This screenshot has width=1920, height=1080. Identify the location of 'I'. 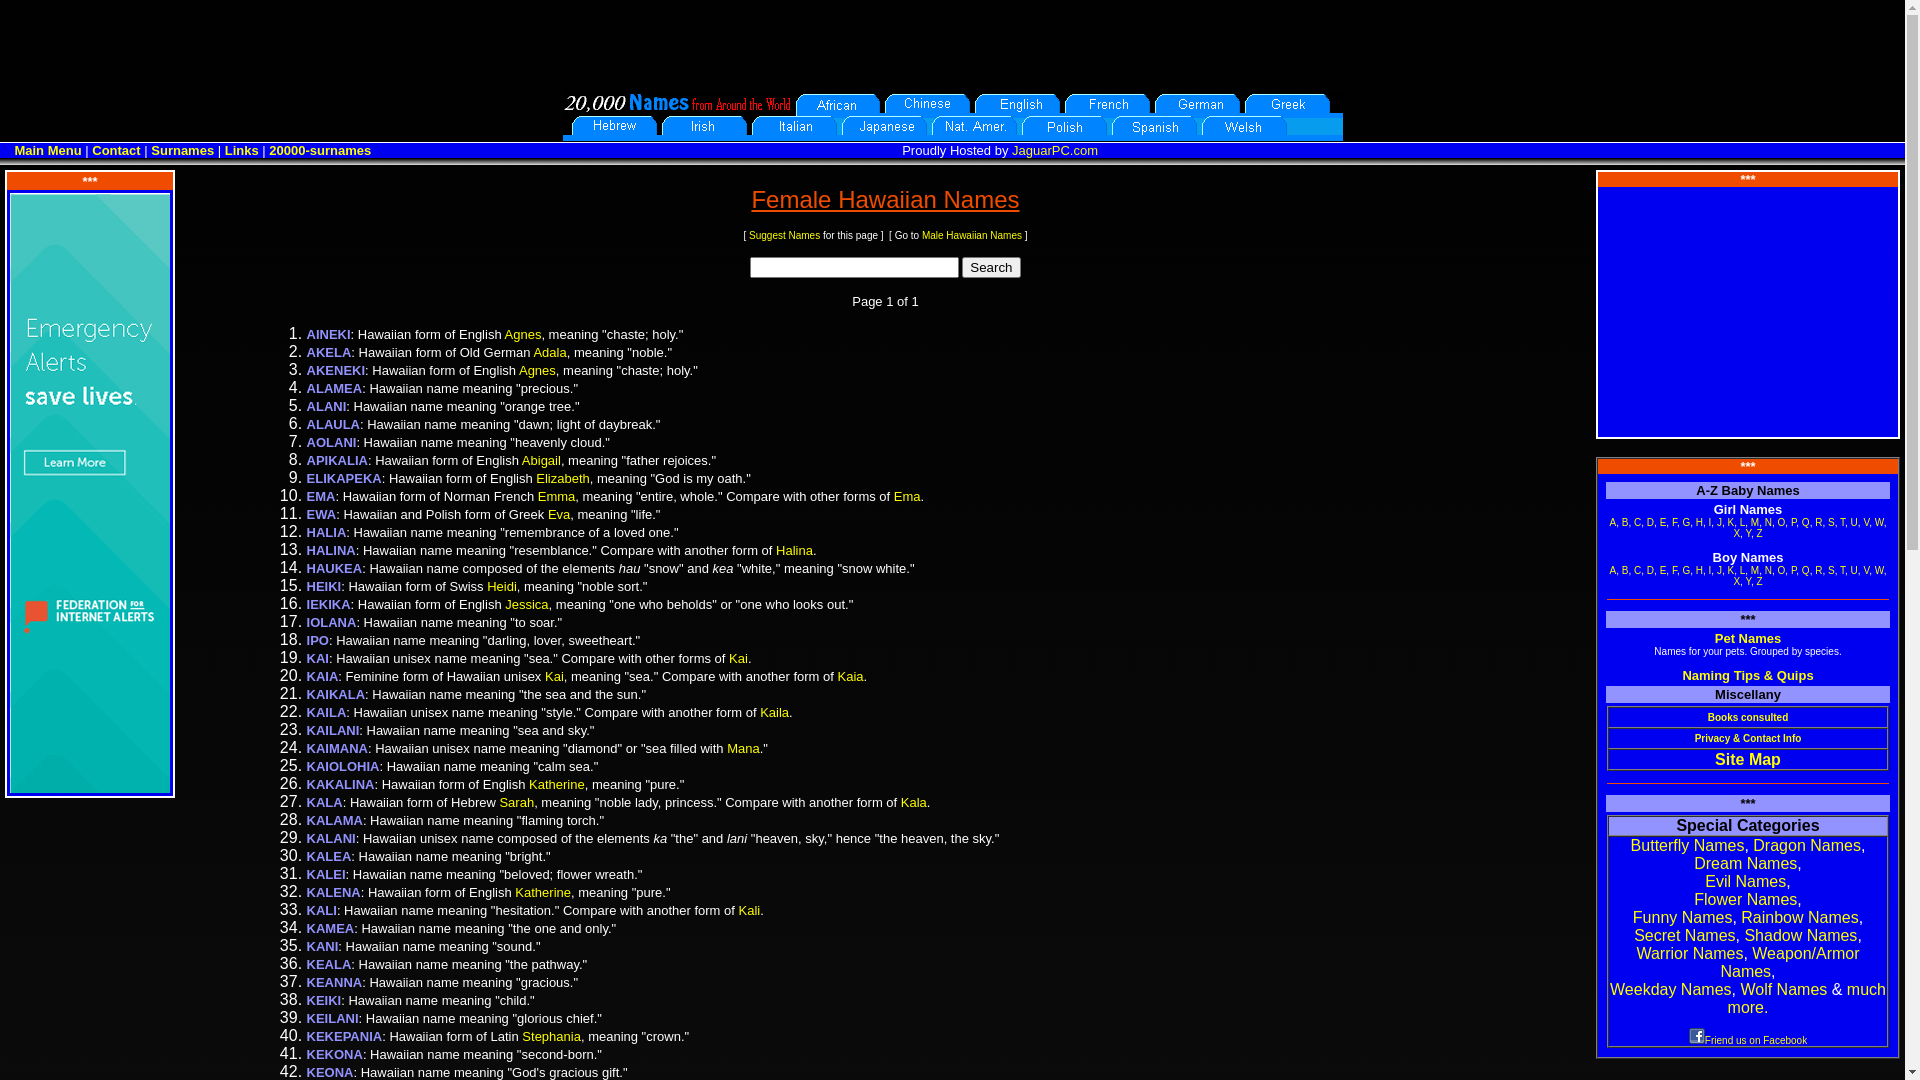
(1709, 570).